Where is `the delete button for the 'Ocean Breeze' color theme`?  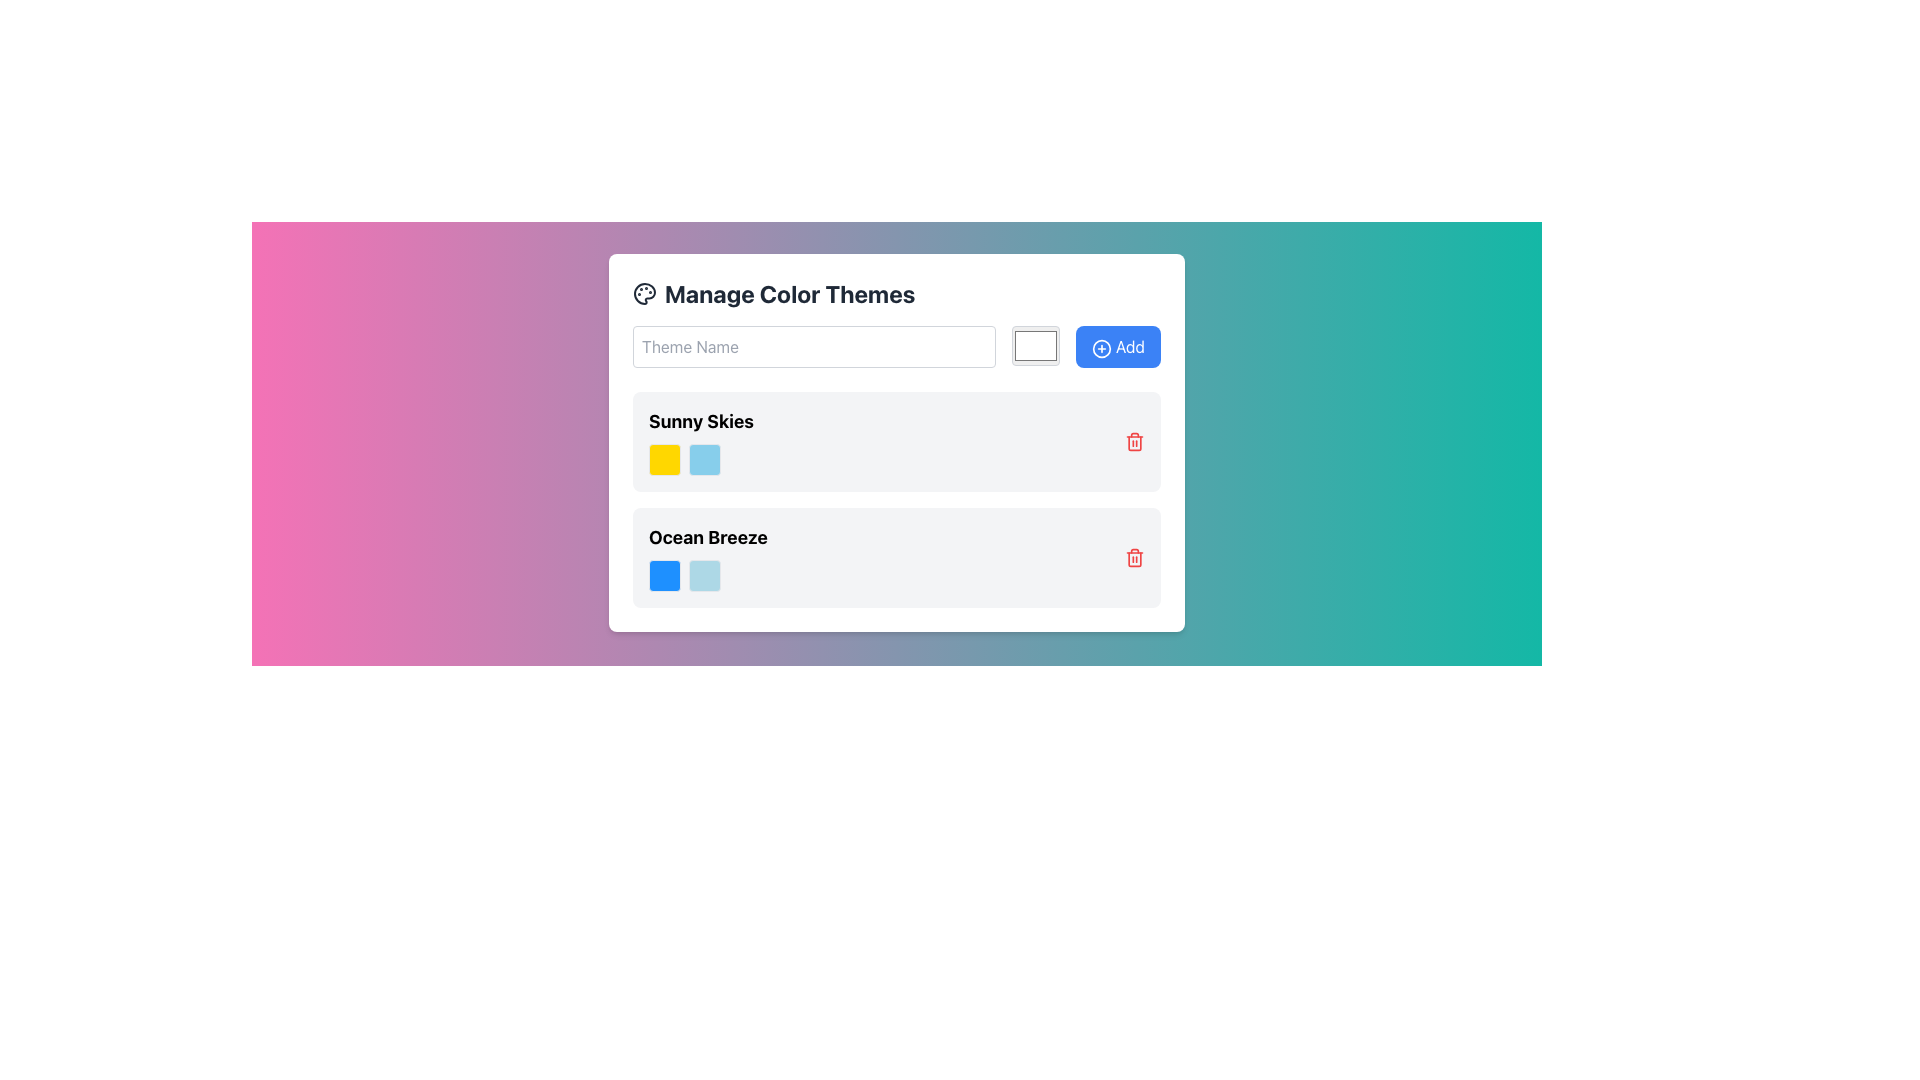 the delete button for the 'Ocean Breeze' color theme is located at coordinates (1134, 558).